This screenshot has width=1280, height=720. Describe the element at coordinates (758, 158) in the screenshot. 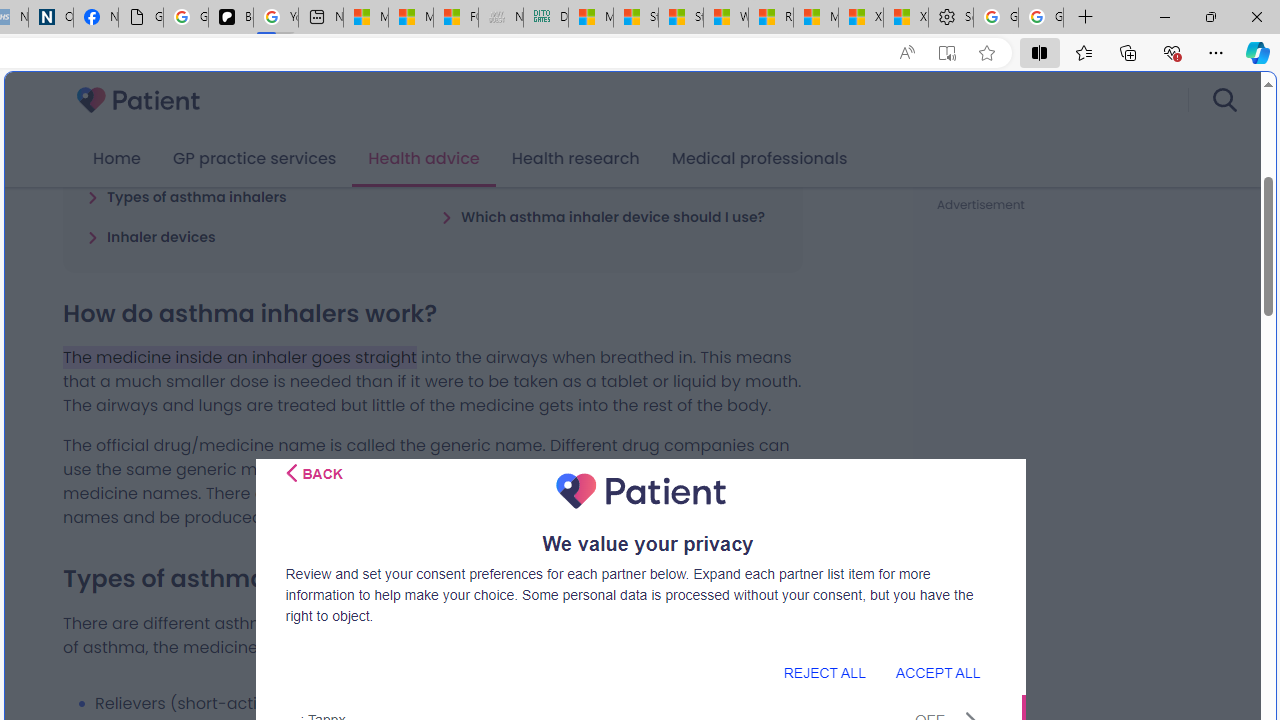

I see `'Medical professionals'` at that location.